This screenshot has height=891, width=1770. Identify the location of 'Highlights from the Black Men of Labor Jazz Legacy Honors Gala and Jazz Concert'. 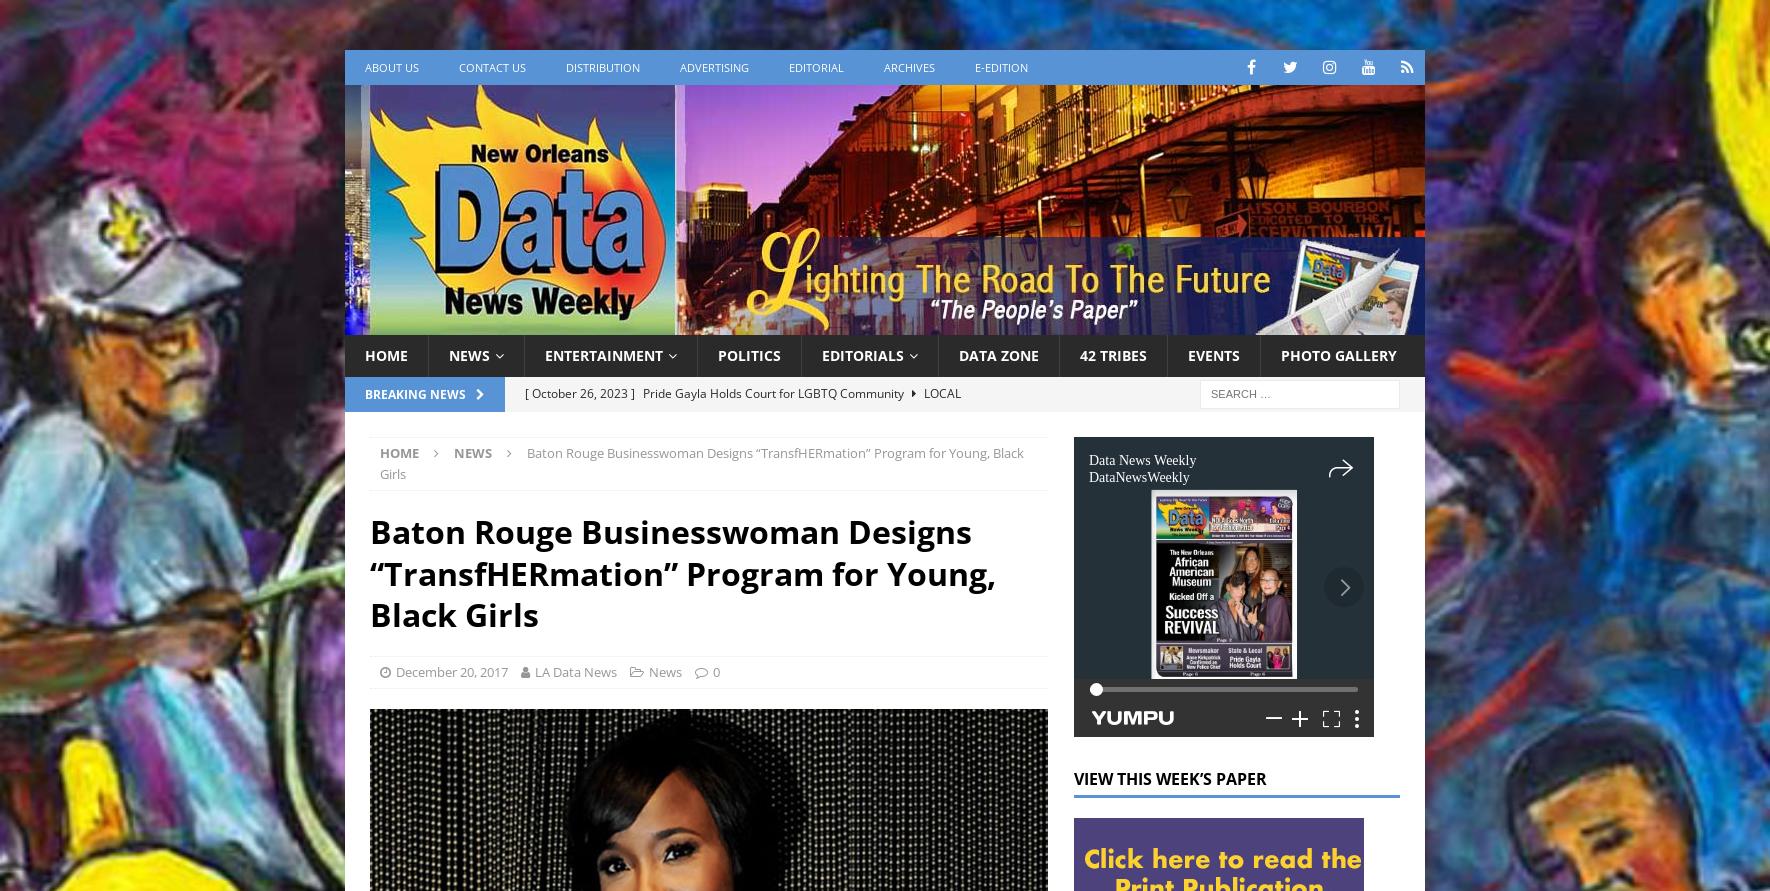
(774, 511).